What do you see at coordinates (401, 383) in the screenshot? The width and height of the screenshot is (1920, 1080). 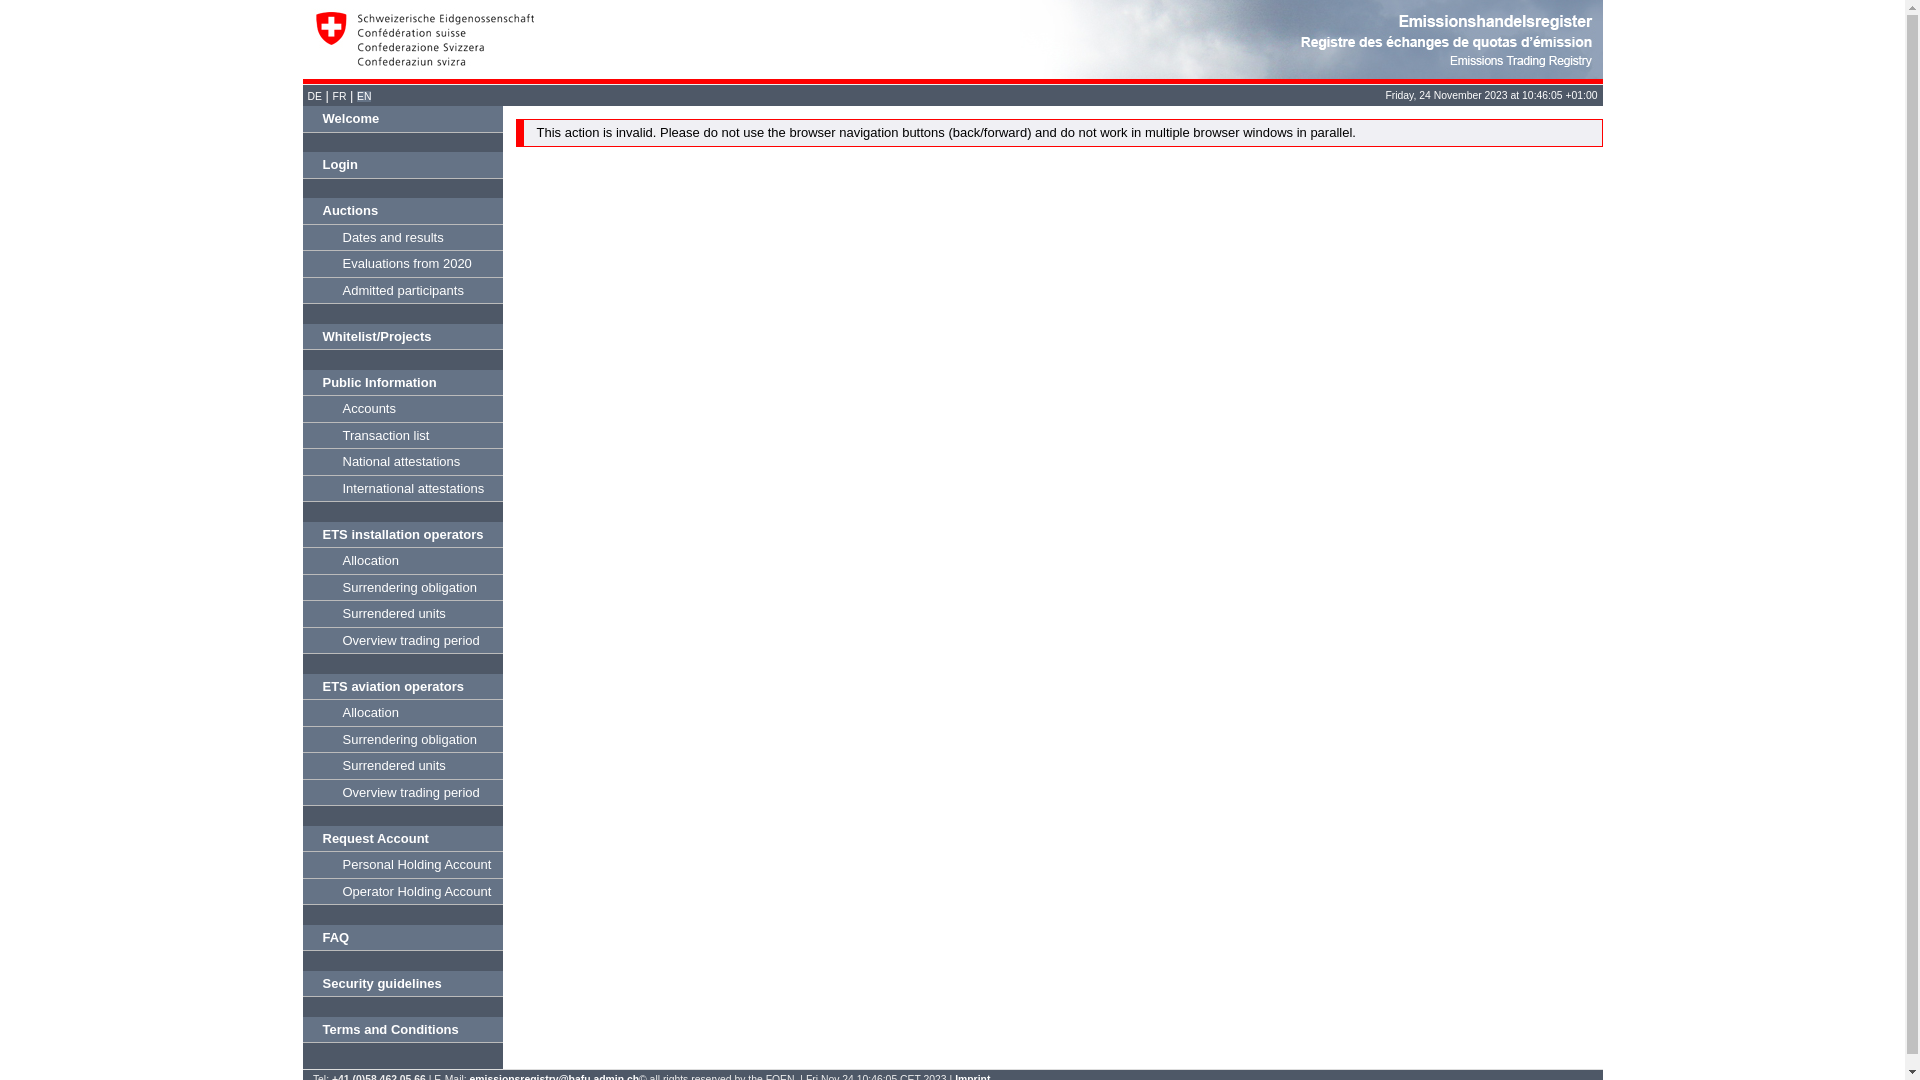 I see `'Public Information'` at bounding box center [401, 383].